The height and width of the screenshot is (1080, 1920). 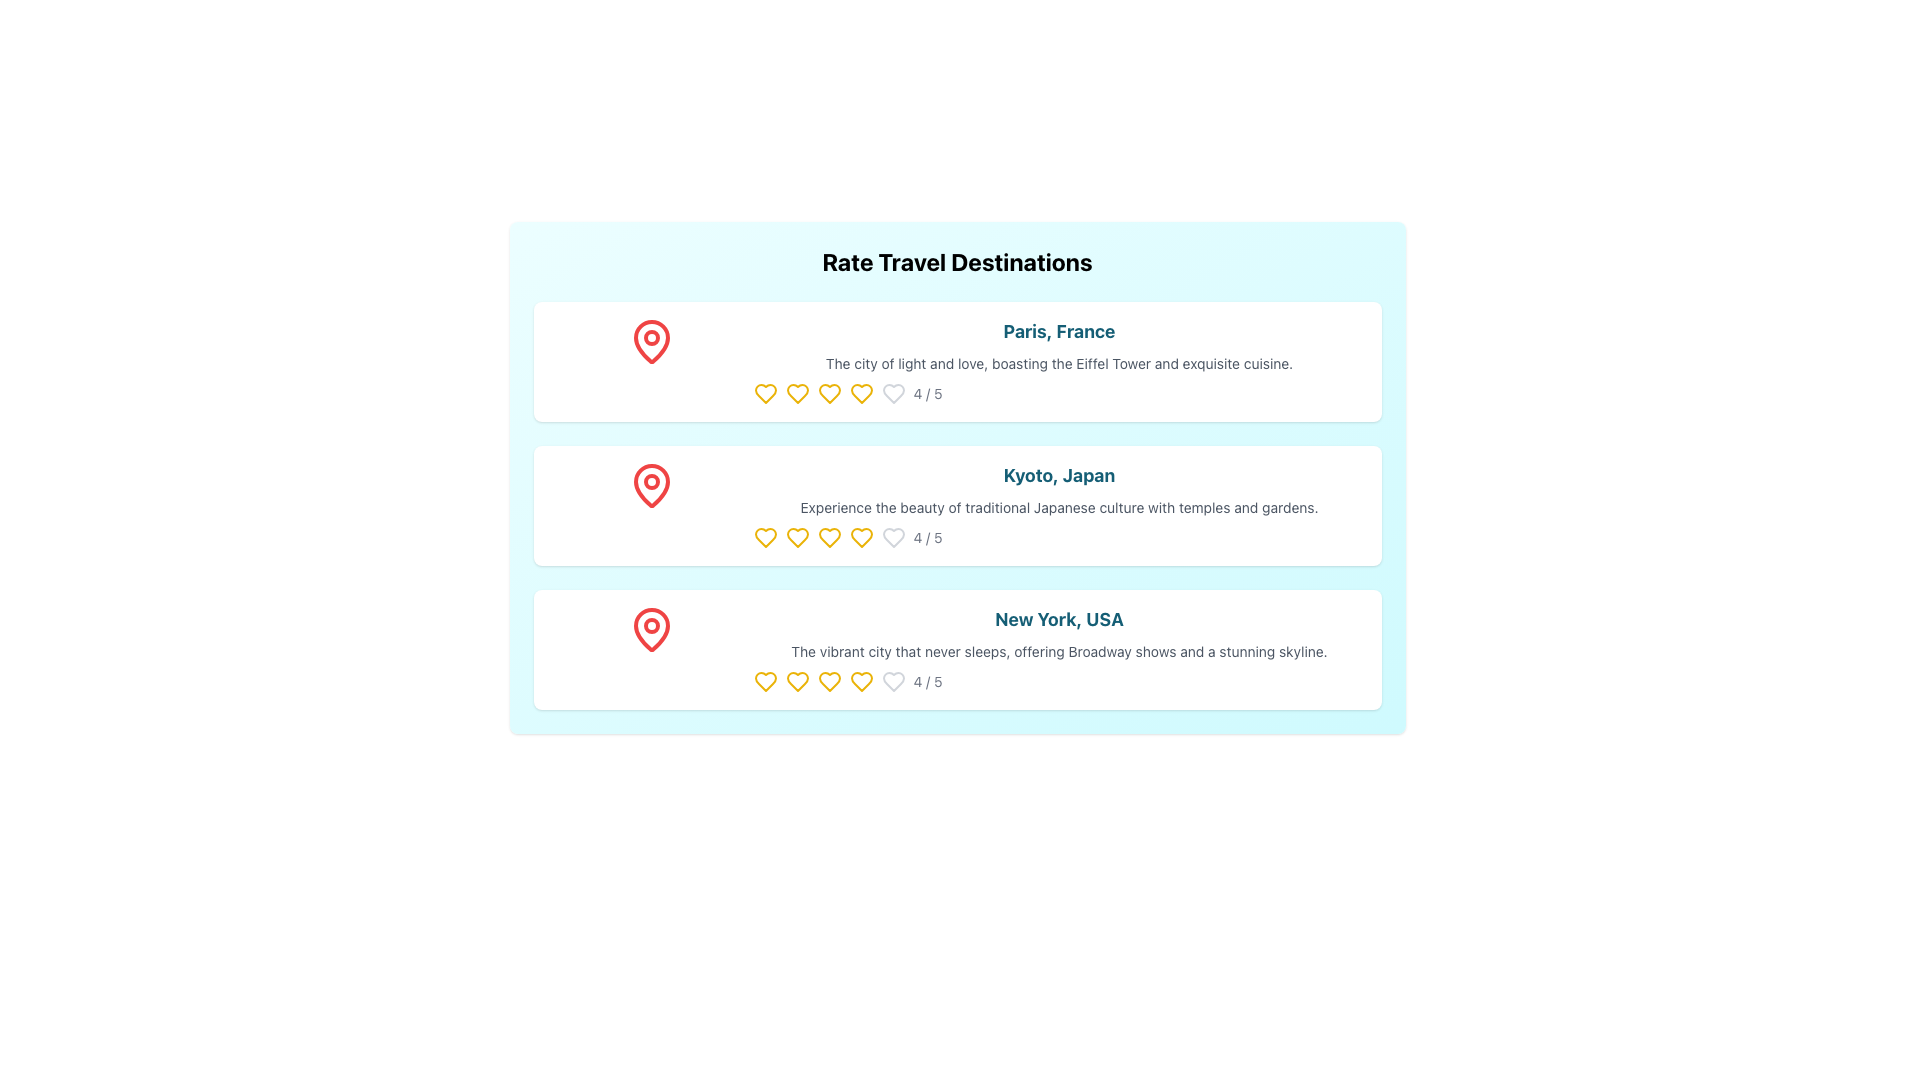 I want to click on the last icon in the second row of the rating button series, so click(x=892, y=536).